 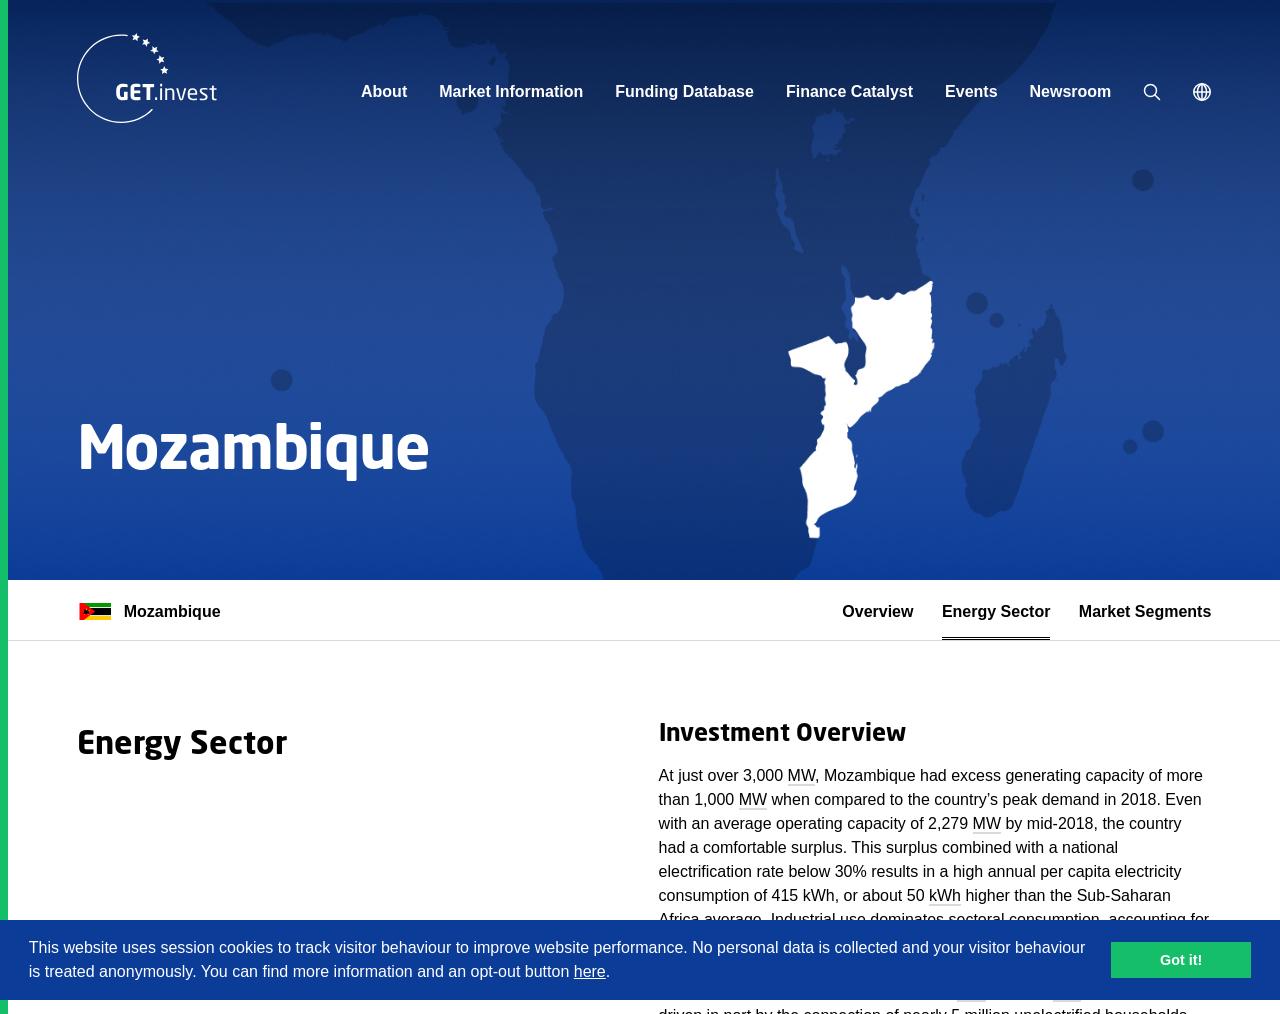 What do you see at coordinates (556, 959) in the screenshot?
I see `'This website uses session cookies to track visitor behaviour to improve website performance. No personal data is collected and your visitor behaviour is treated anonymously. You can find more information and an opt-out button'` at bounding box center [556, 959].